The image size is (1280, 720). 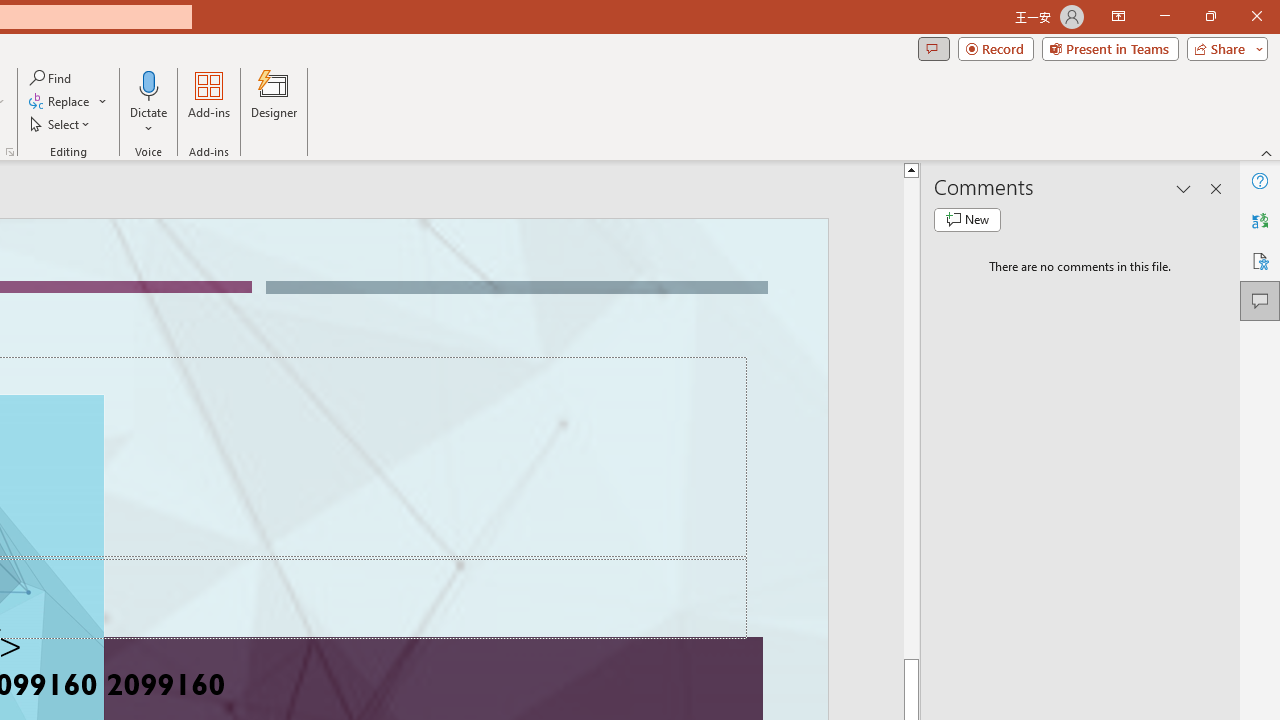 What do you see at coordinates (10, 150) in the screenshot?
I see `'Format Object...'` at bounding box center [10, 150].